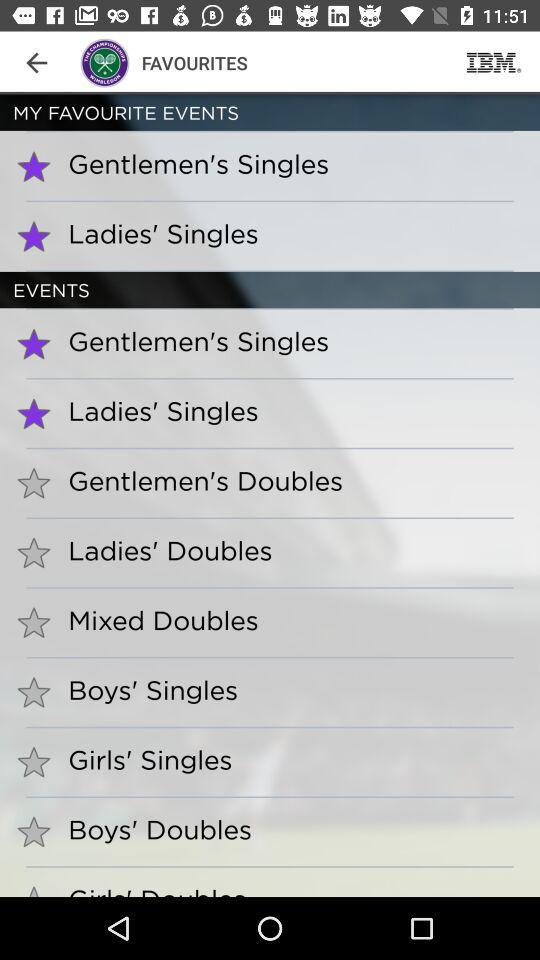  Describe the element at coordinates (493, 62) in the screenshot. I see `the app to the right of the favourites app` at that location.